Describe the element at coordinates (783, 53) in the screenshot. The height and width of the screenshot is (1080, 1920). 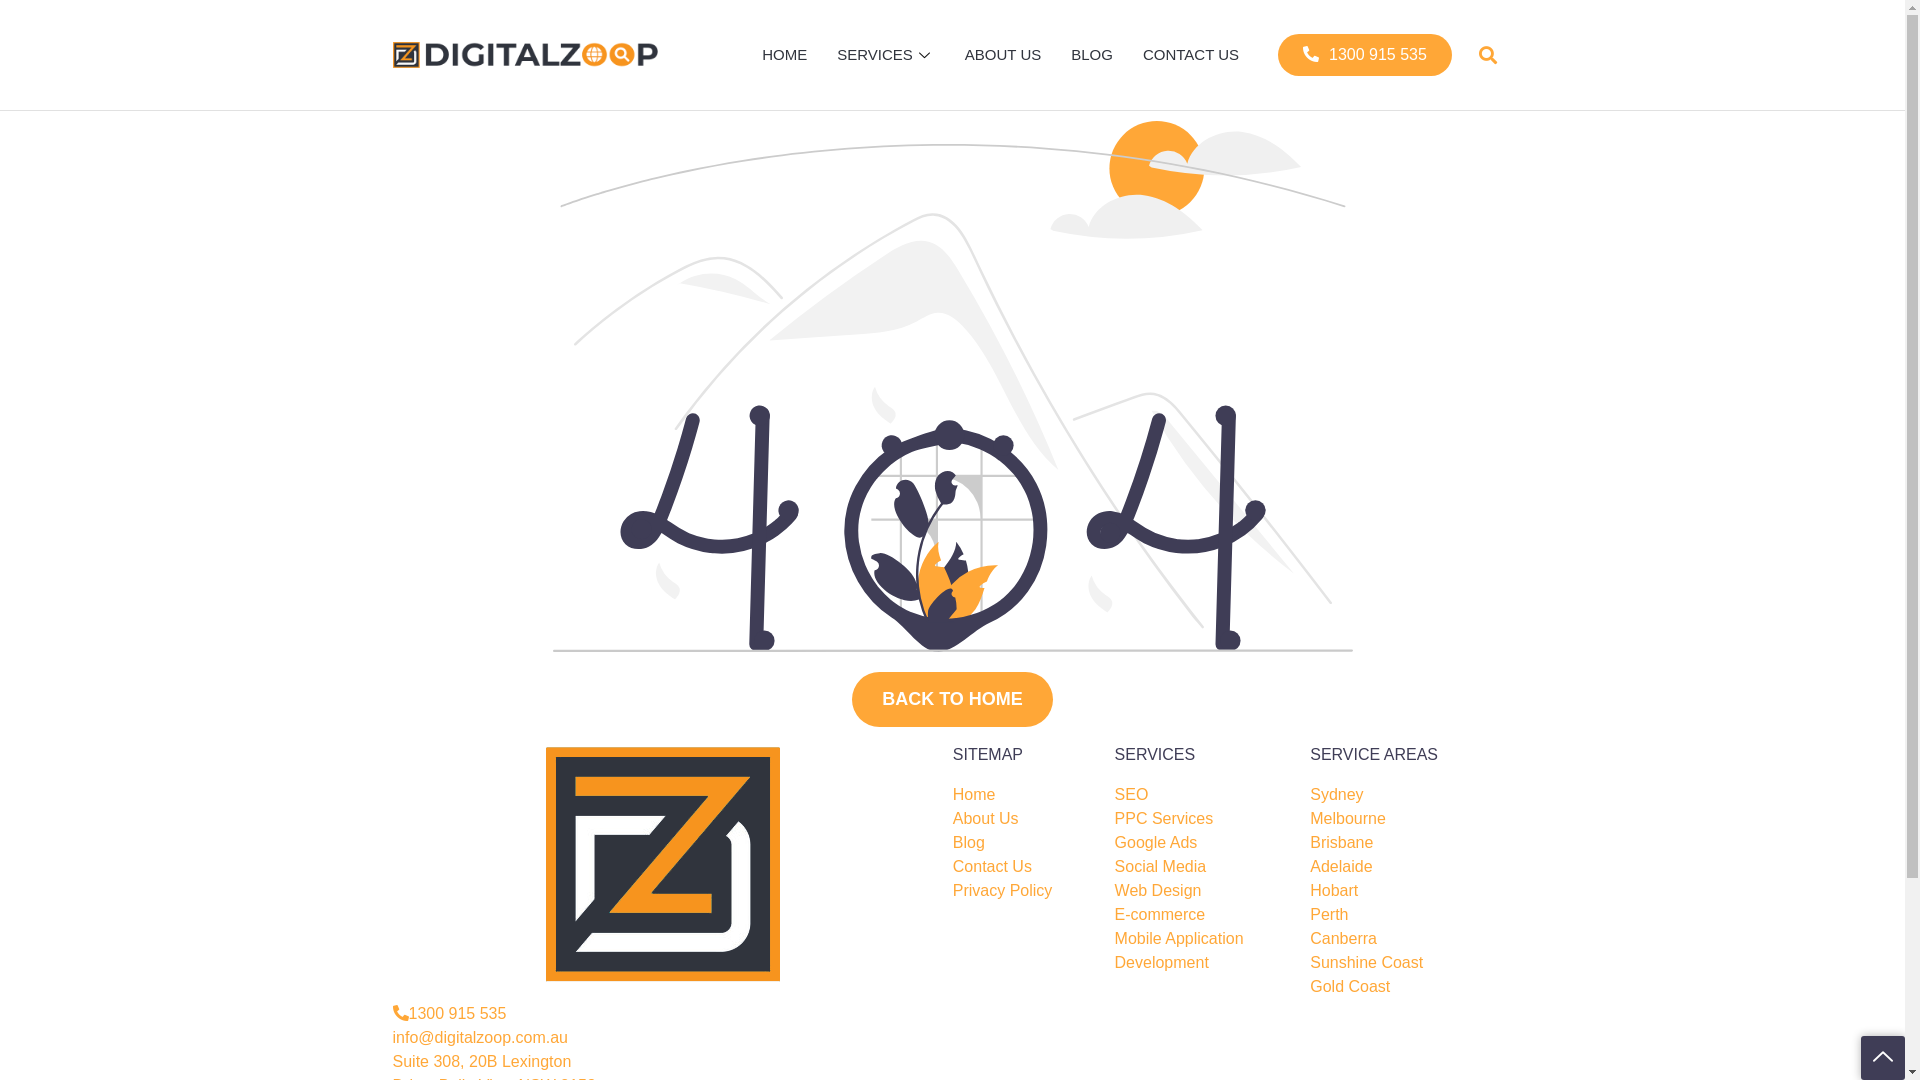
I see `'HOME'` at that location.